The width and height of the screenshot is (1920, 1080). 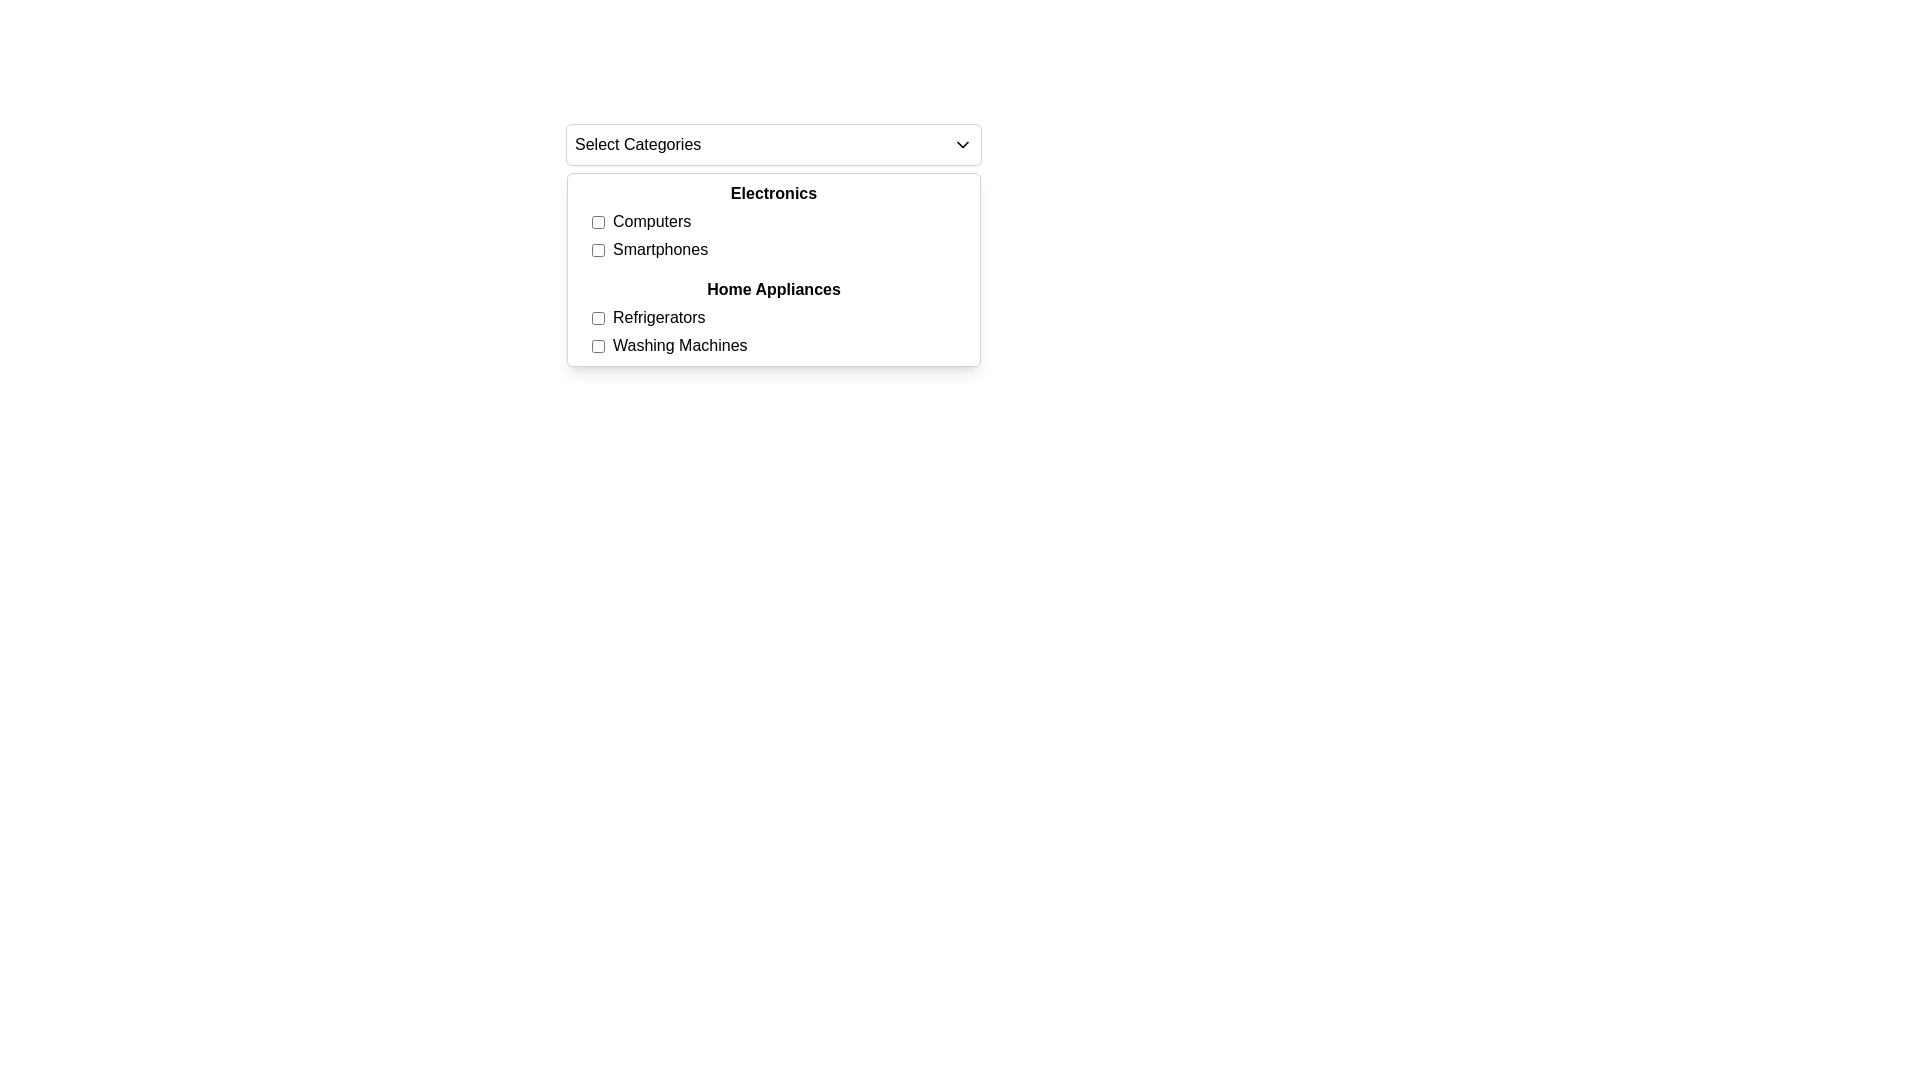 I want to click on the dropdown selection box labeled 'Select Categories', so click(x=772, y=144).